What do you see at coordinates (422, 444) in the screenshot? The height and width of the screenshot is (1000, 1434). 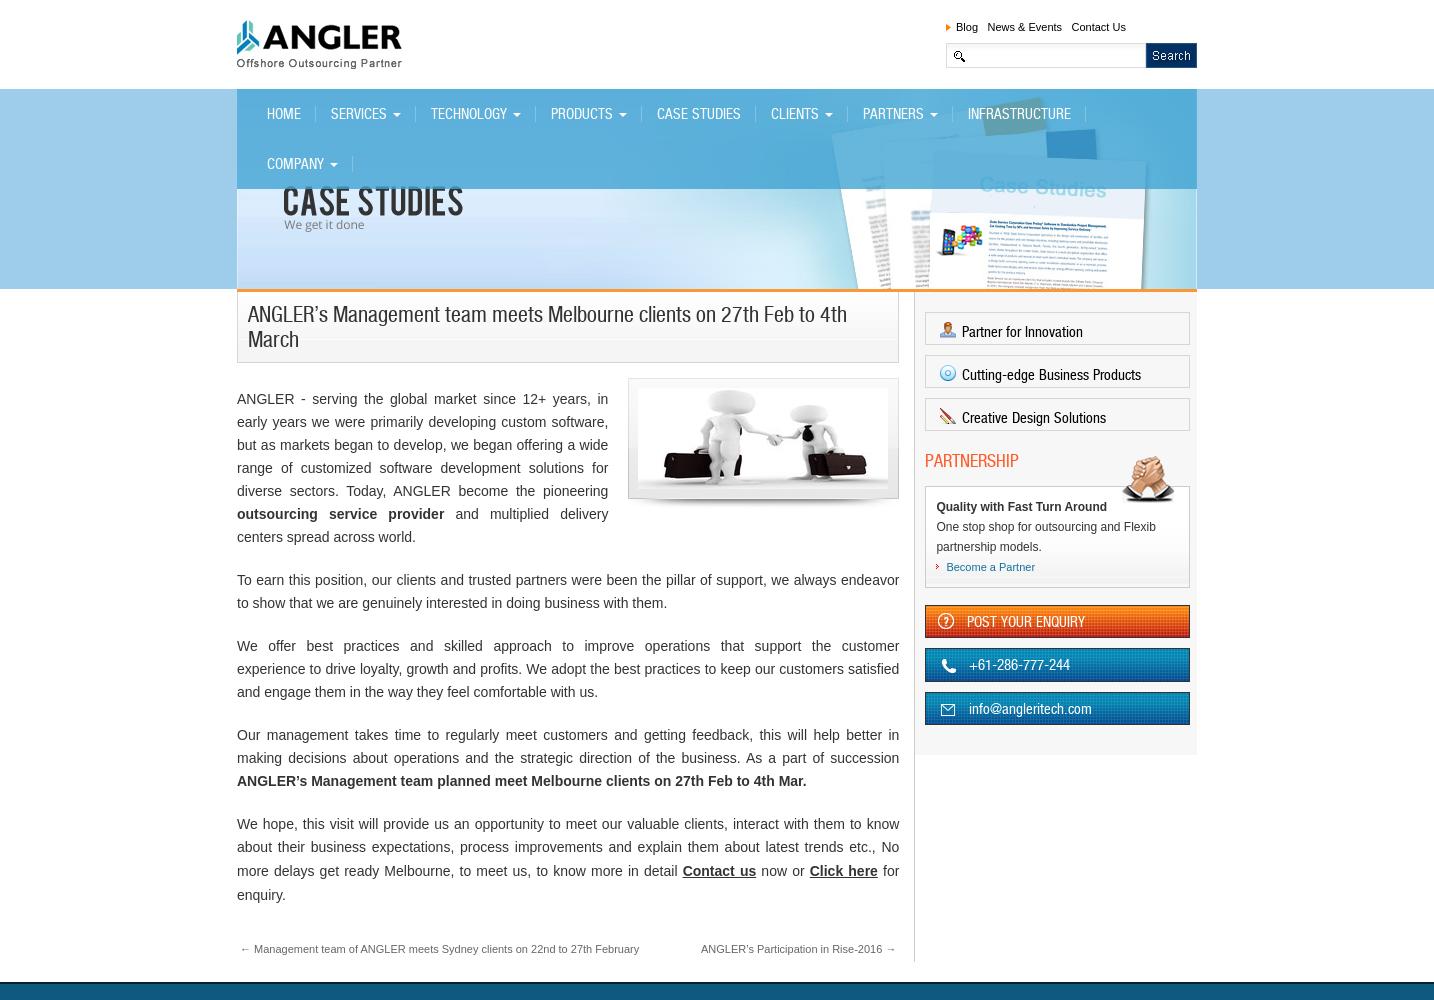 I see `'ANGLER - serving the global market since 12+ years, in early years we were primarily developing custom software, but as markets began to develop, we began offering a wide range of customized software development solutions for diverse sectors. Today, ANGLER become the pioneering'` at bounding box center [422, 444].